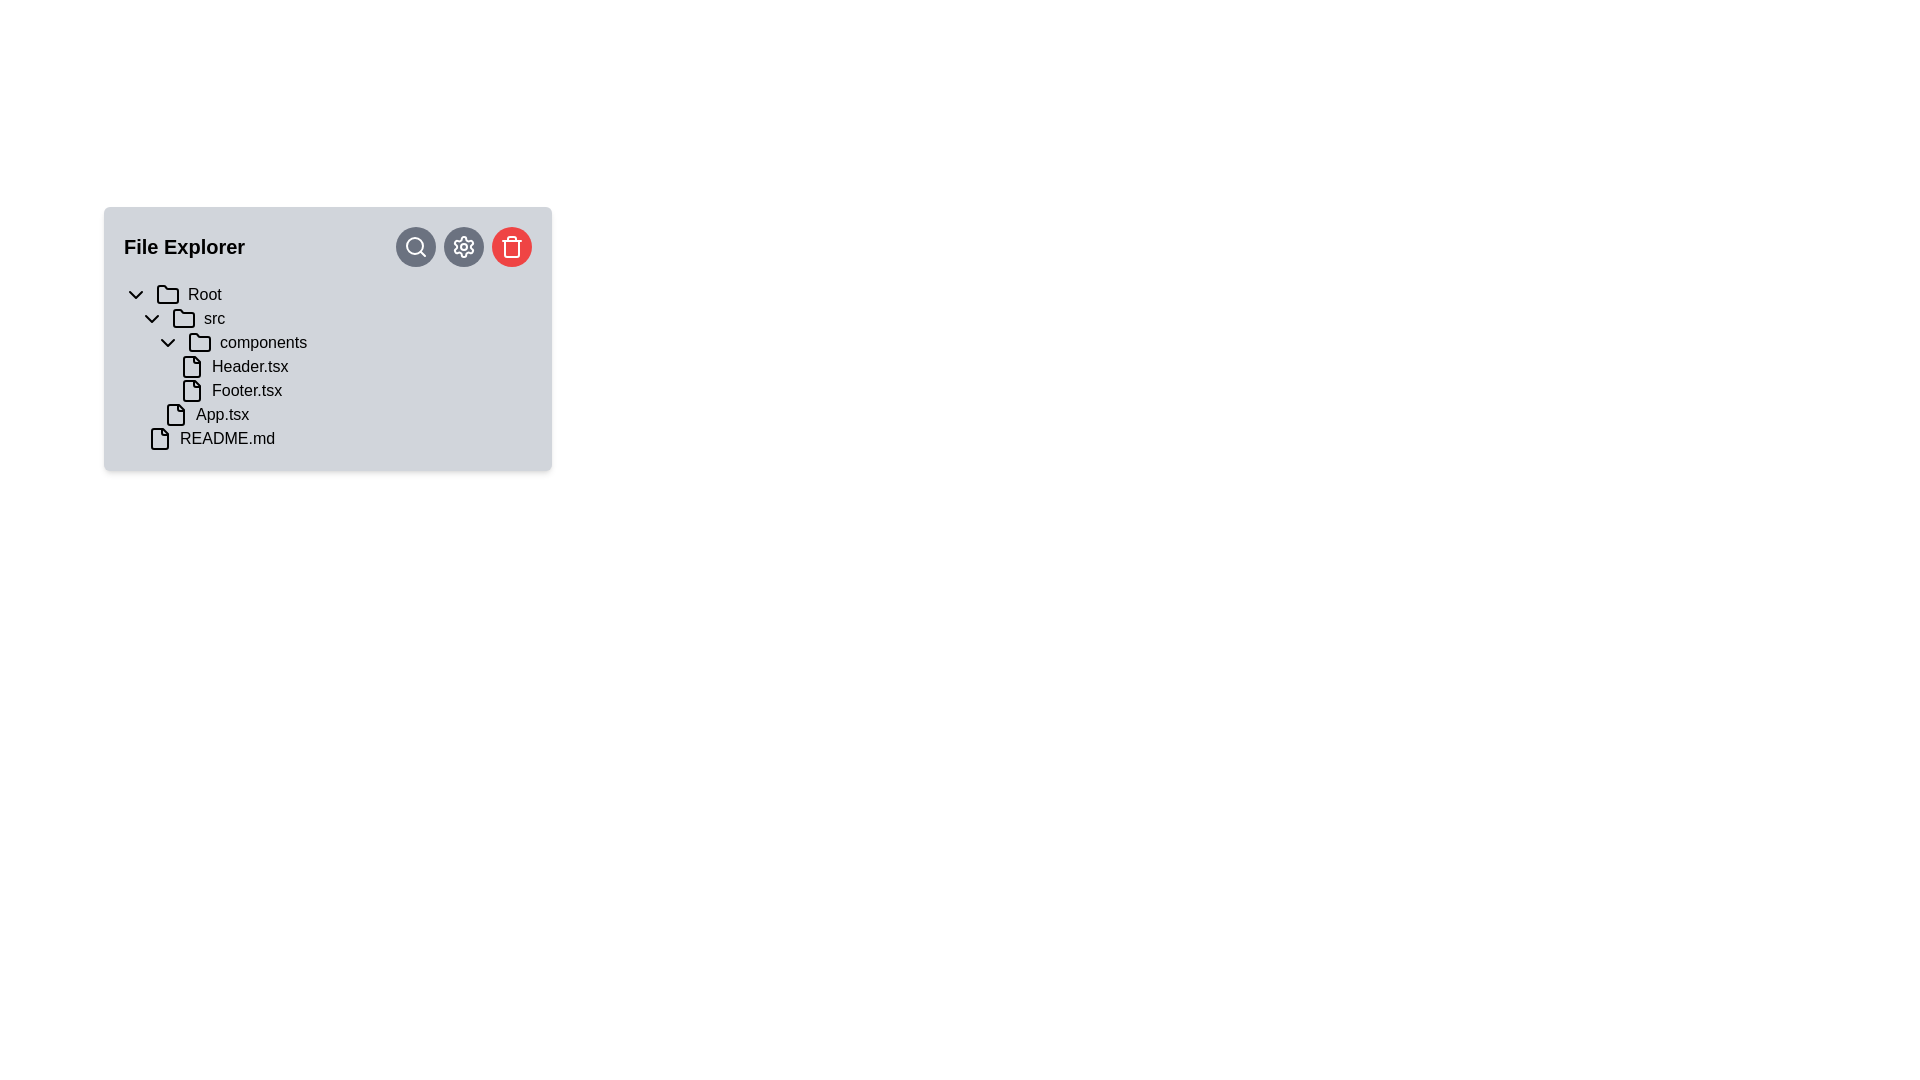  Describe the element at coordinates (512, 245) in the screenshot. I see `the delete icon button located at the top-right corner of the file explorer panel` at that location.